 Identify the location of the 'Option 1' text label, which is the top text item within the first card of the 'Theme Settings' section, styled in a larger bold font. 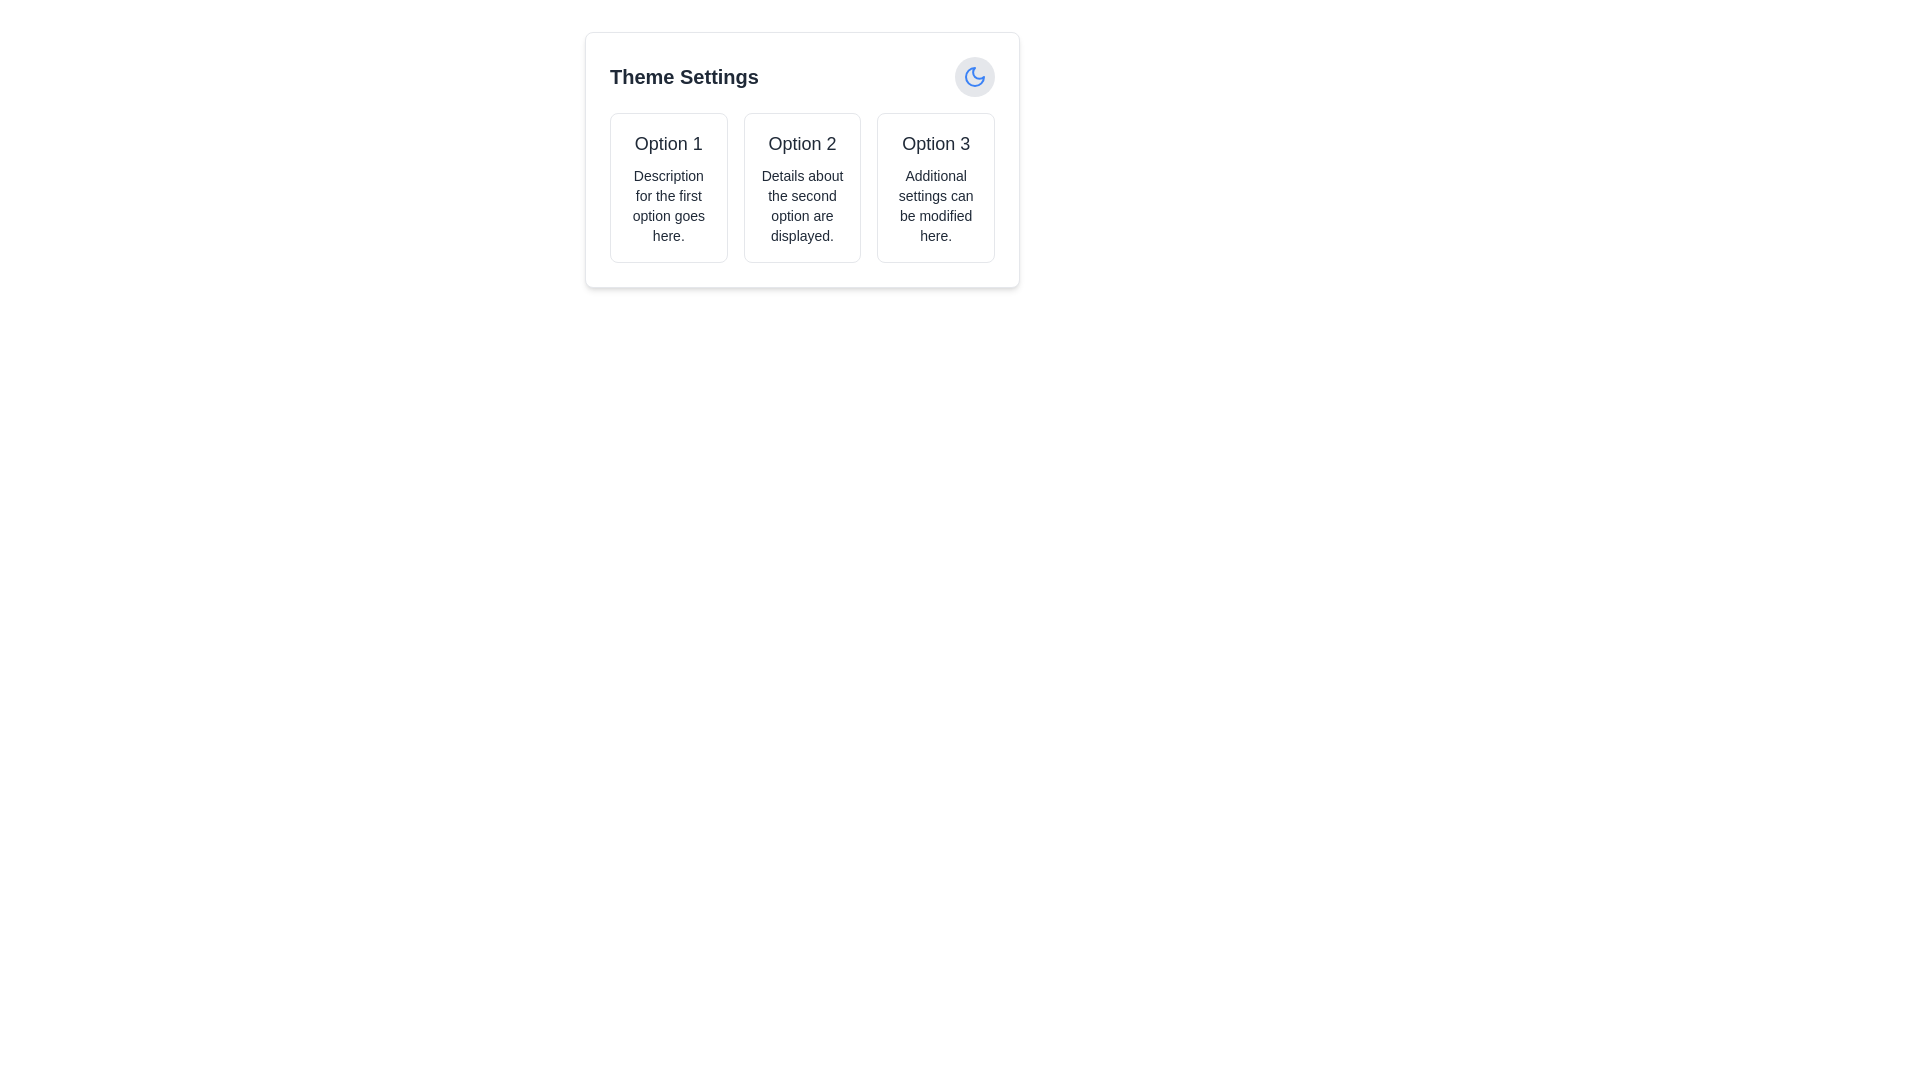
(668, 142).